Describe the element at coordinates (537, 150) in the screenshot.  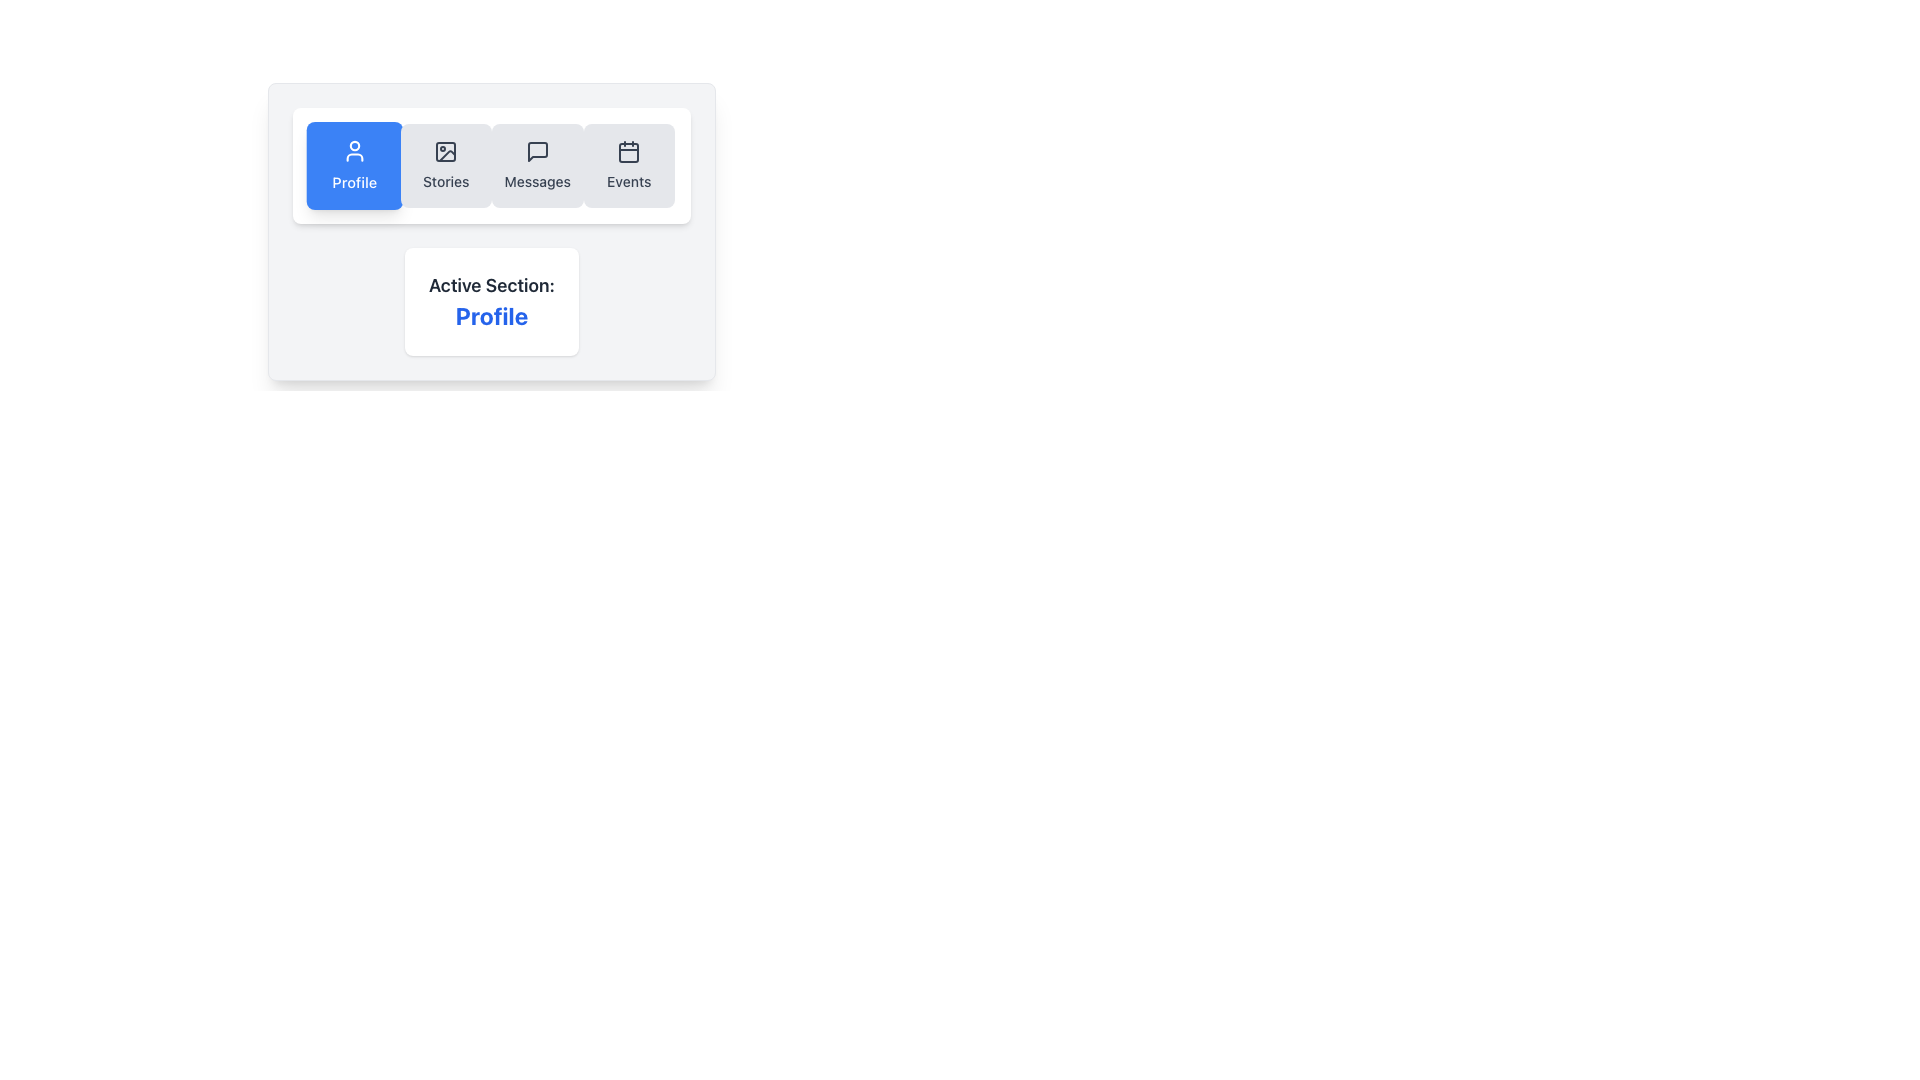
I see `the speech bubble icon in the navigation menu, which is the third icon from the left, located between 'Stories' and 'Events'` at that location.